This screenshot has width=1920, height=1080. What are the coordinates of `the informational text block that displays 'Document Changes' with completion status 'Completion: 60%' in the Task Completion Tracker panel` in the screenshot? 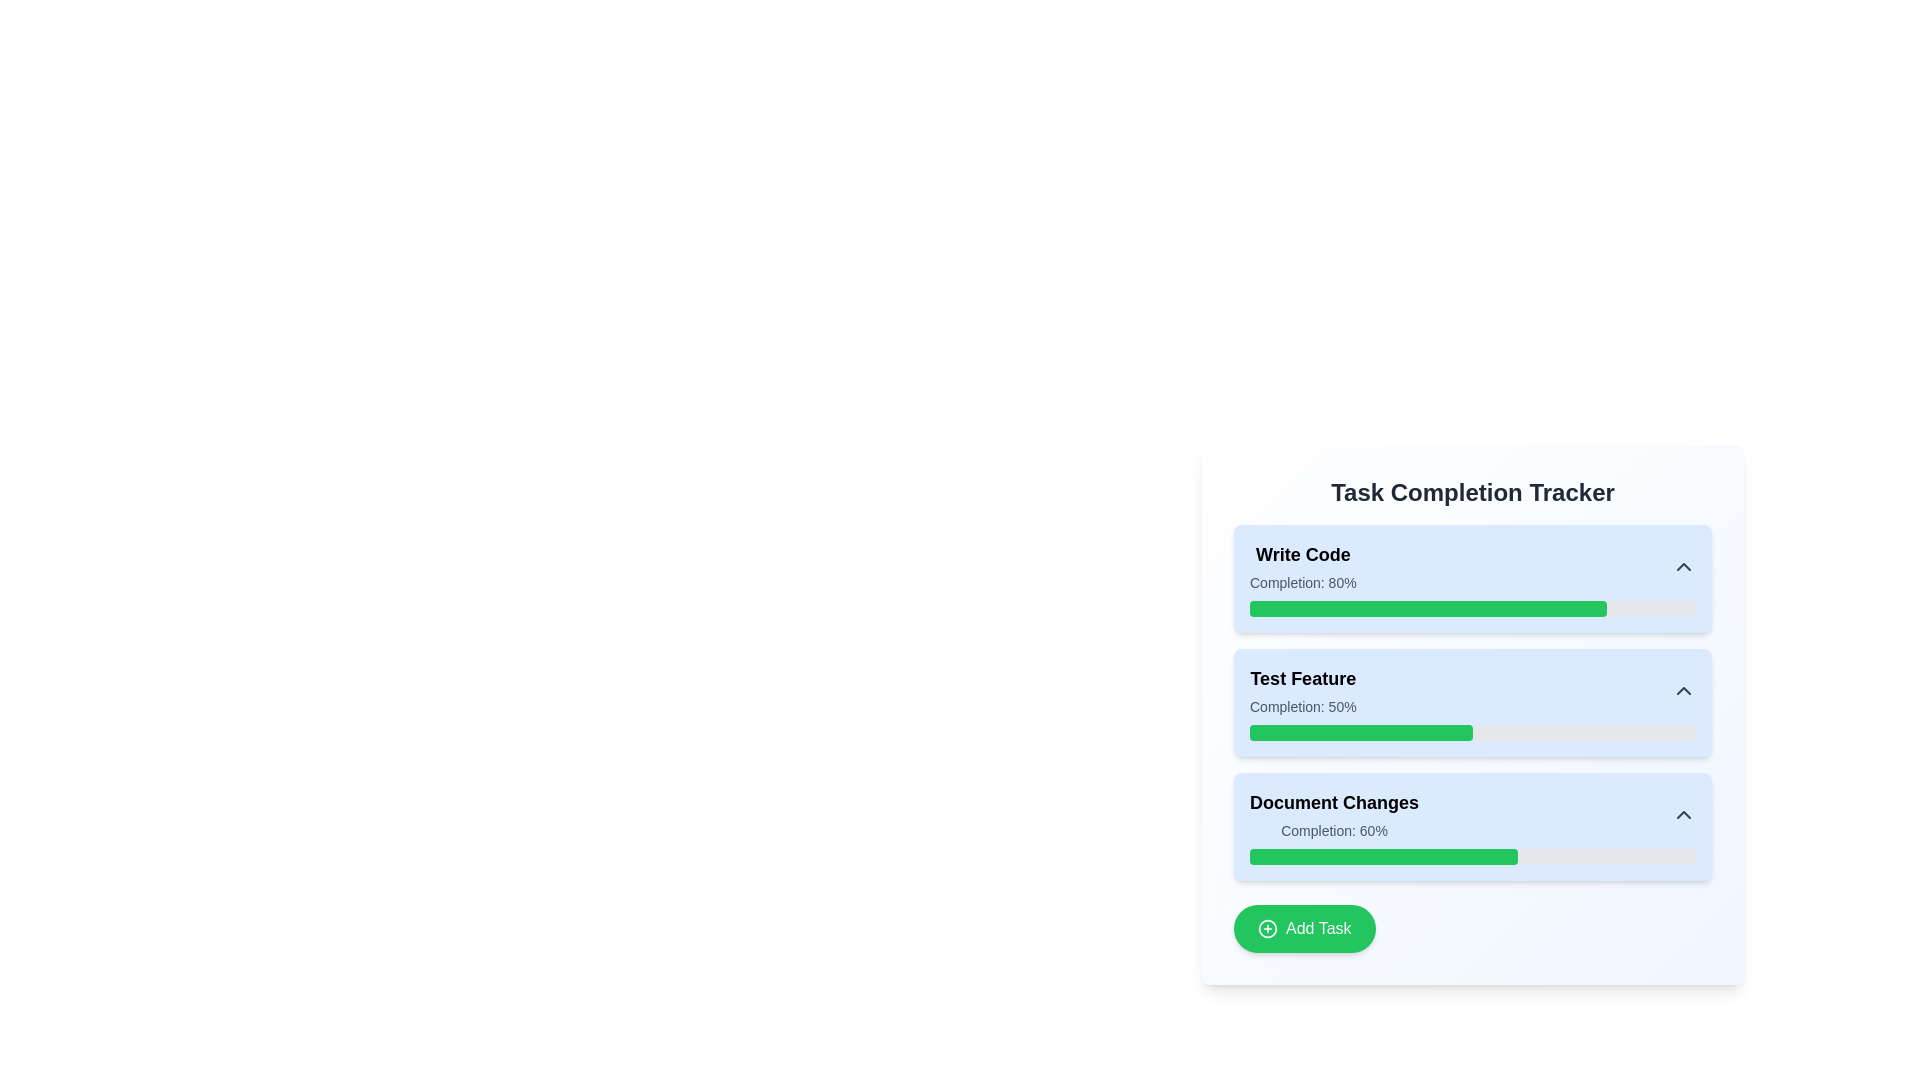 It's located at (1334, 814).